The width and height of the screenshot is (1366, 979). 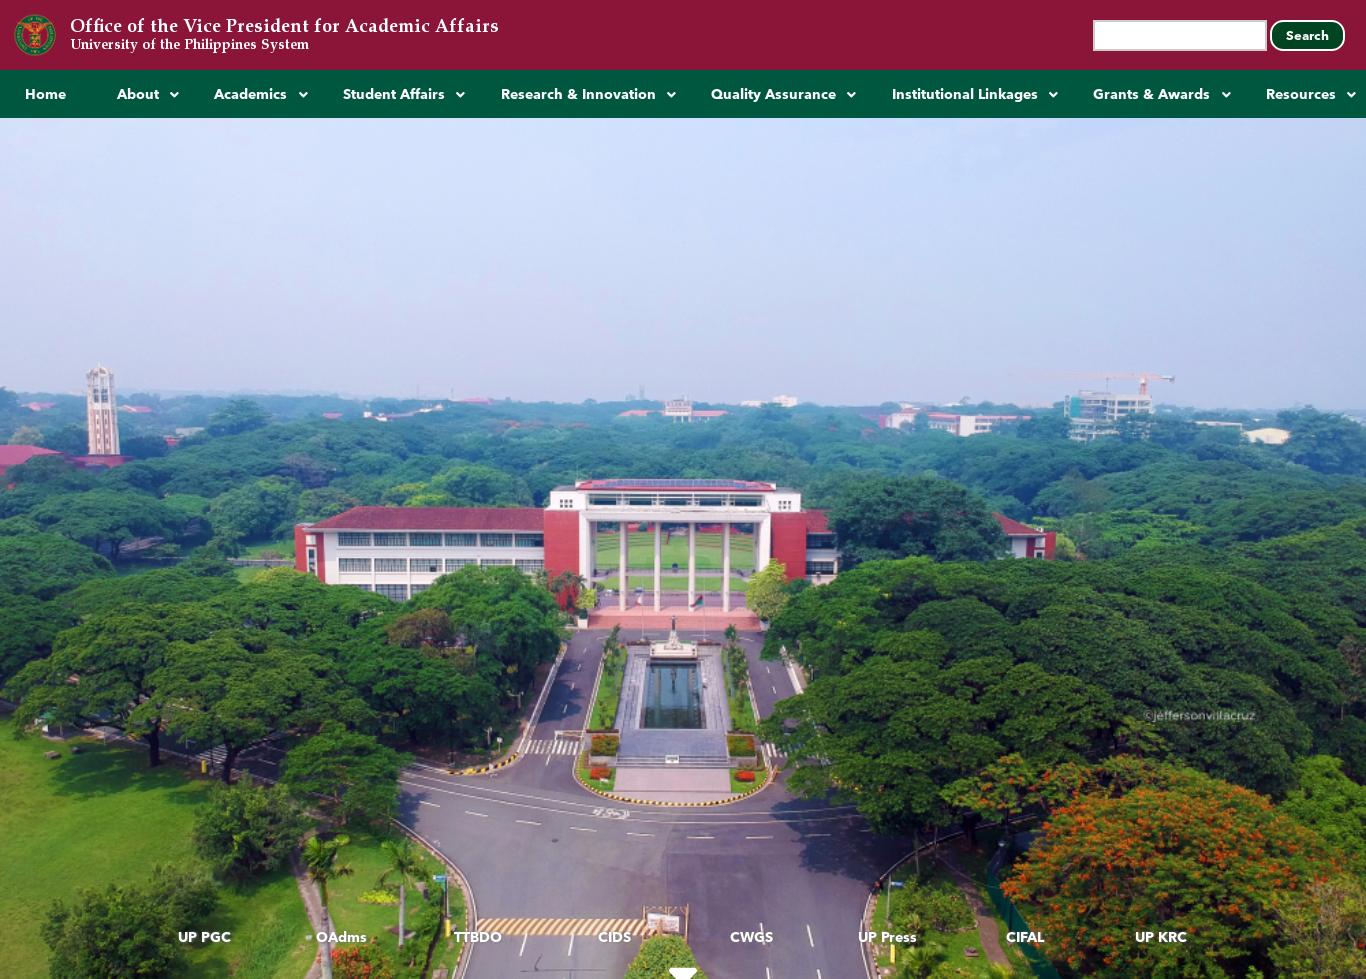 I want to click on 'Curriculum', so click(x=248, y=287).